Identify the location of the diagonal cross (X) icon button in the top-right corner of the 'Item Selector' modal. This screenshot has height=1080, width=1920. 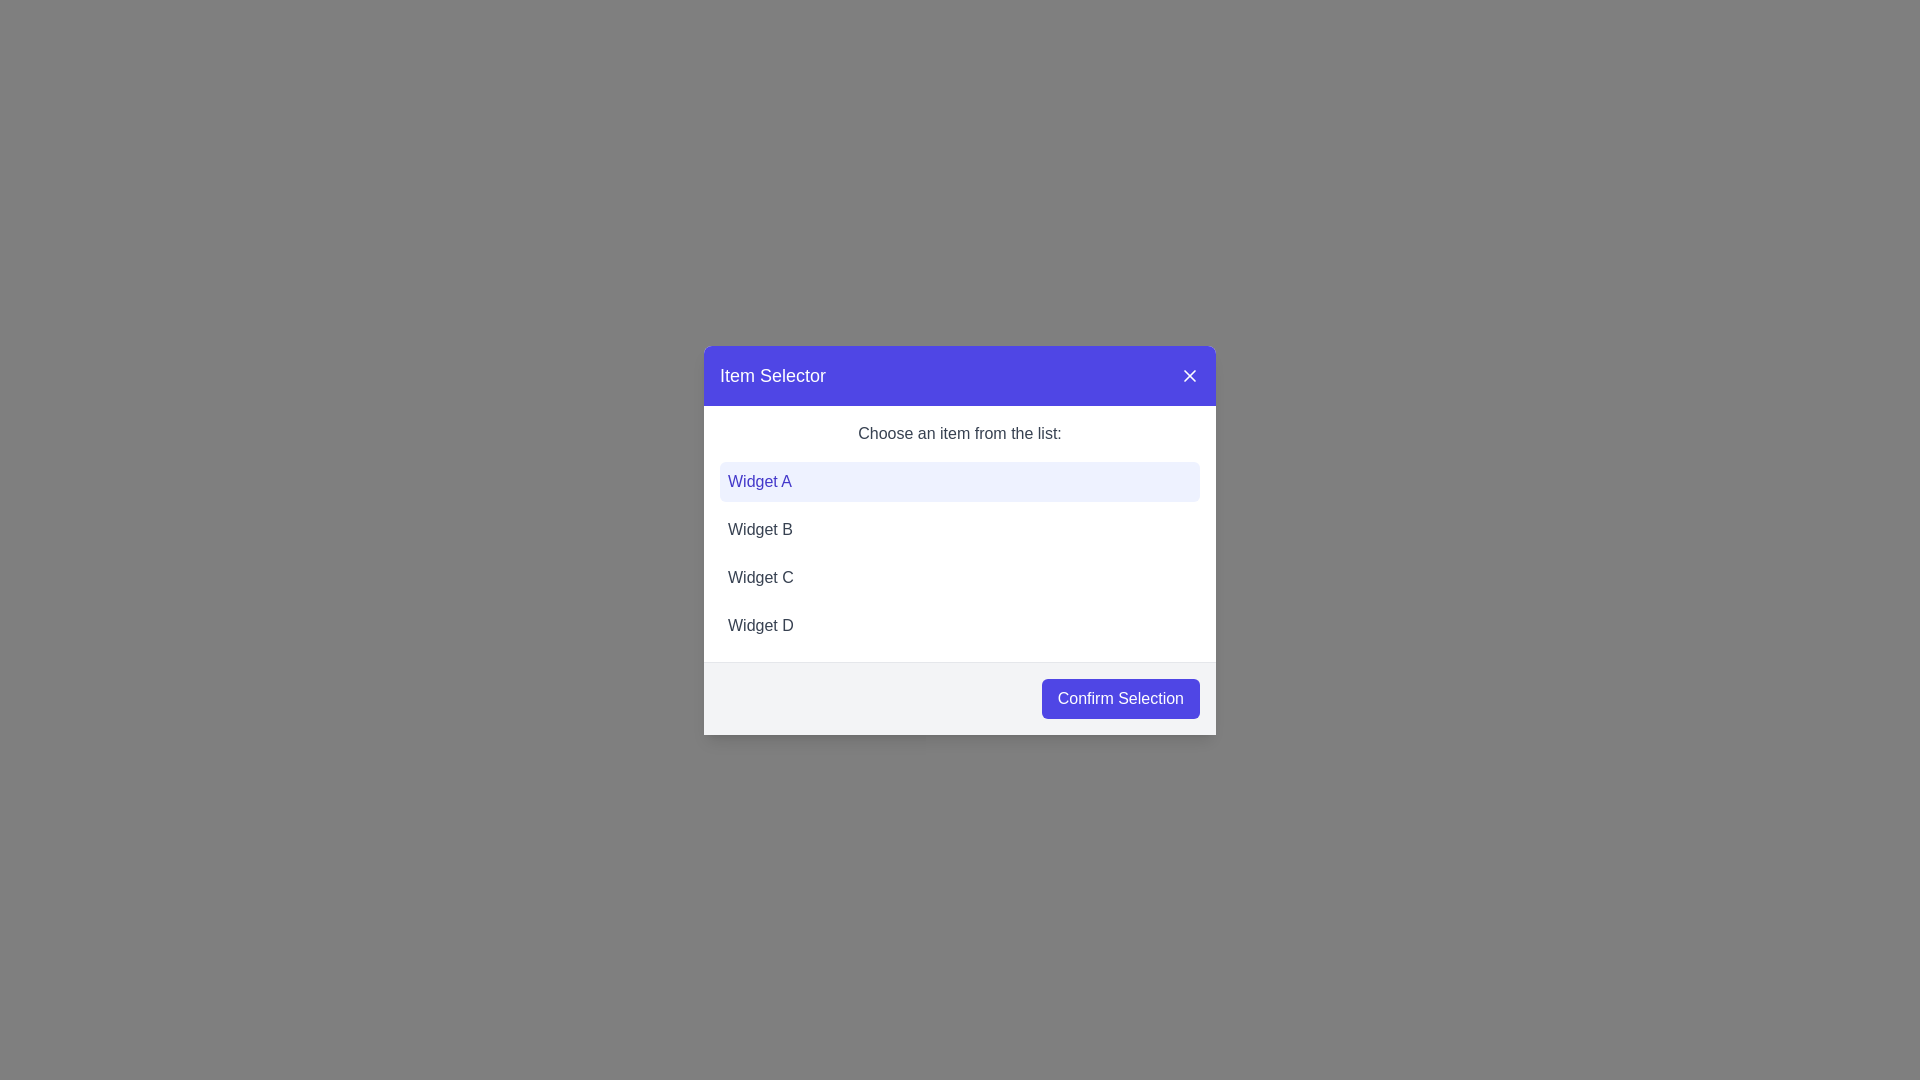
(1190, 375).